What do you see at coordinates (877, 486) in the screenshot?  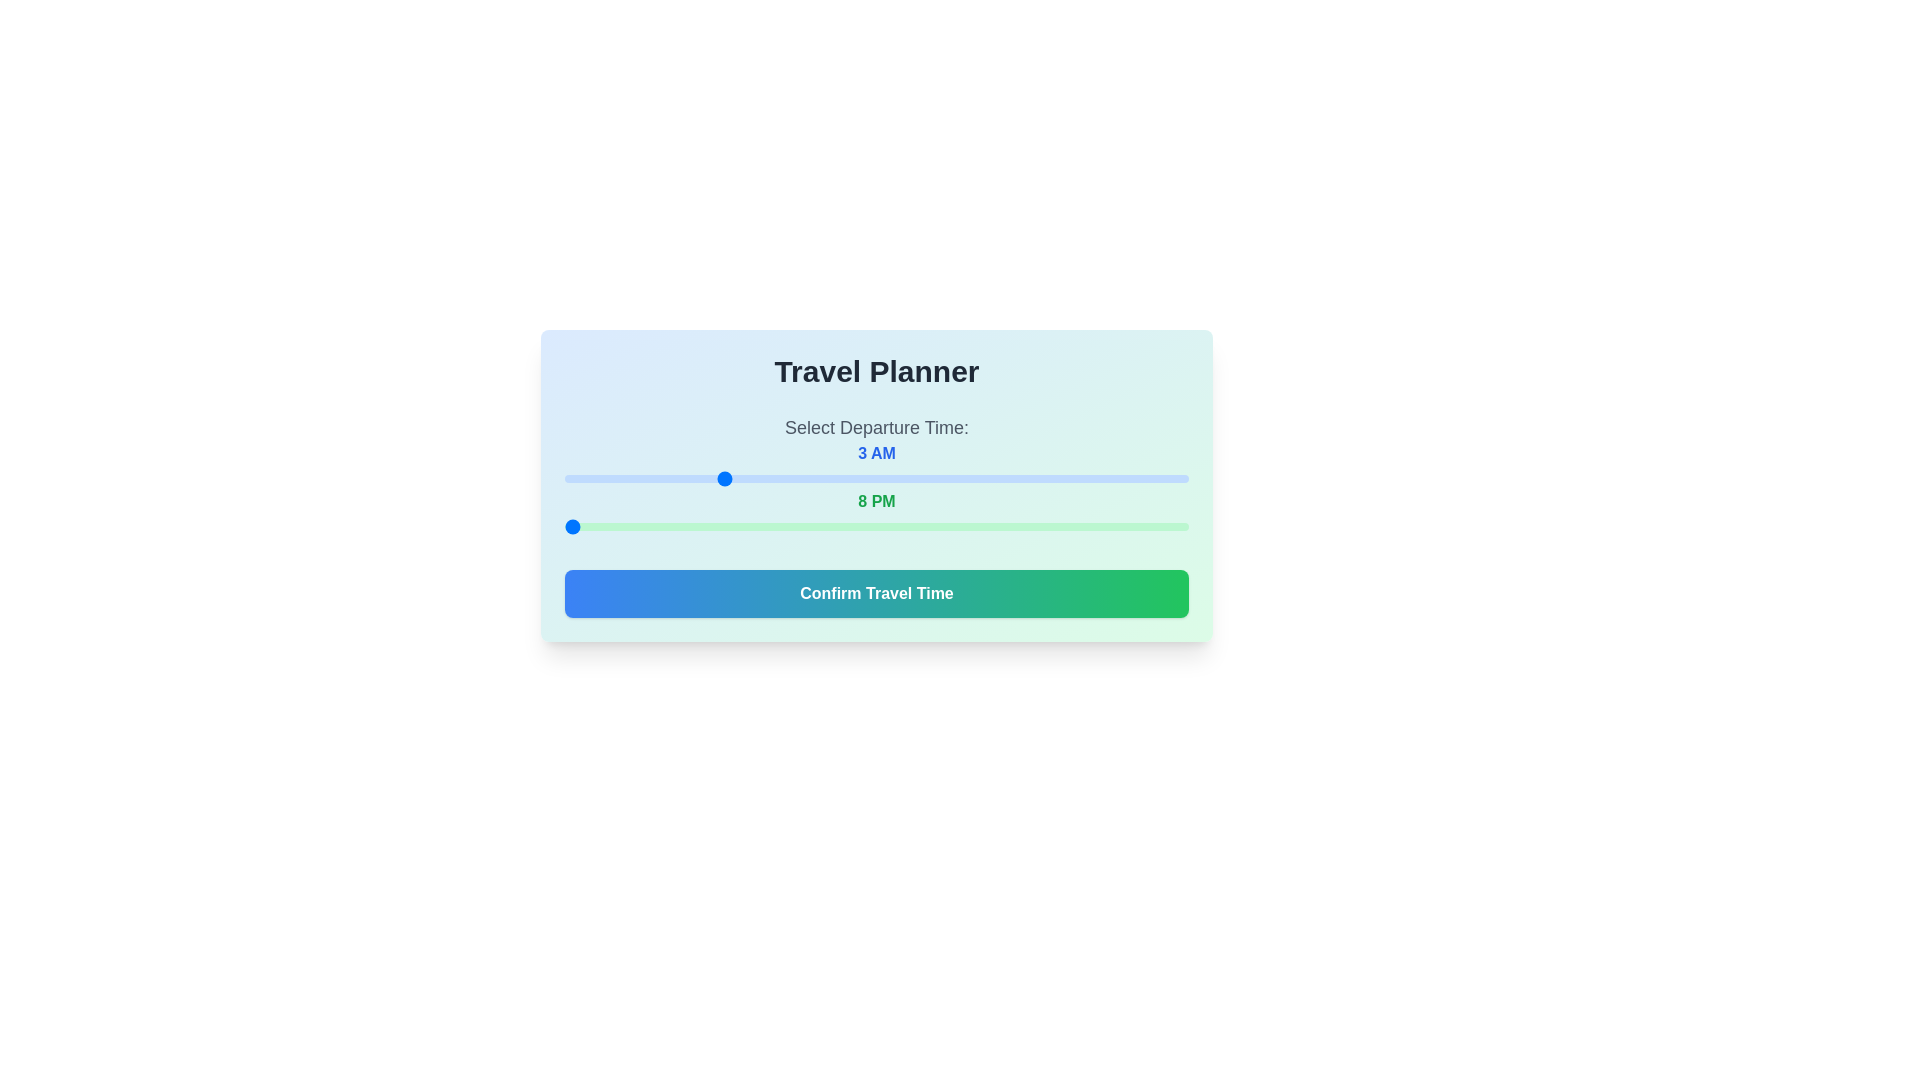 I see `the interactive panel` at bounding box center [877, 486].